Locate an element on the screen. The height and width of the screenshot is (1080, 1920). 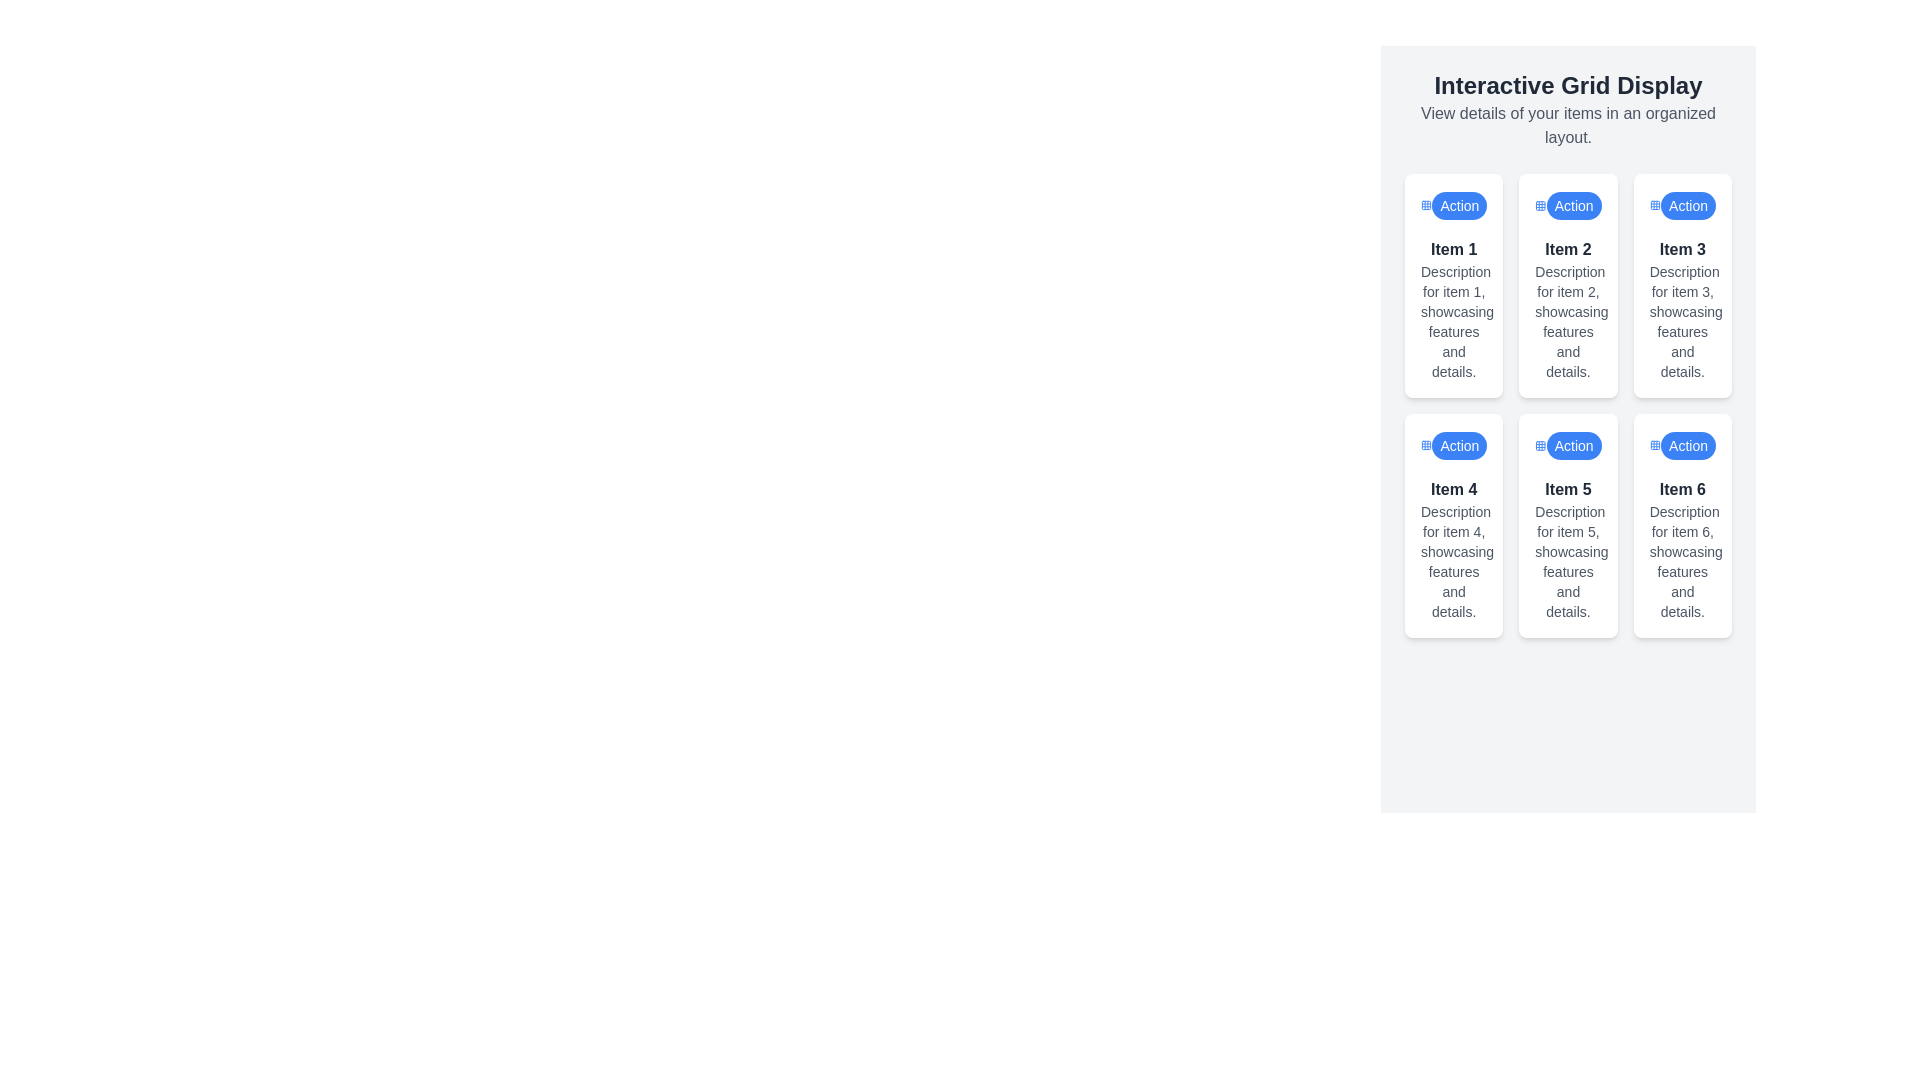
the grid icon located to the left of the 'Action' button text in the fifth card of a 2x3 grid layout, situated in the bottom row and second column is located at coordinates (1539, 445).